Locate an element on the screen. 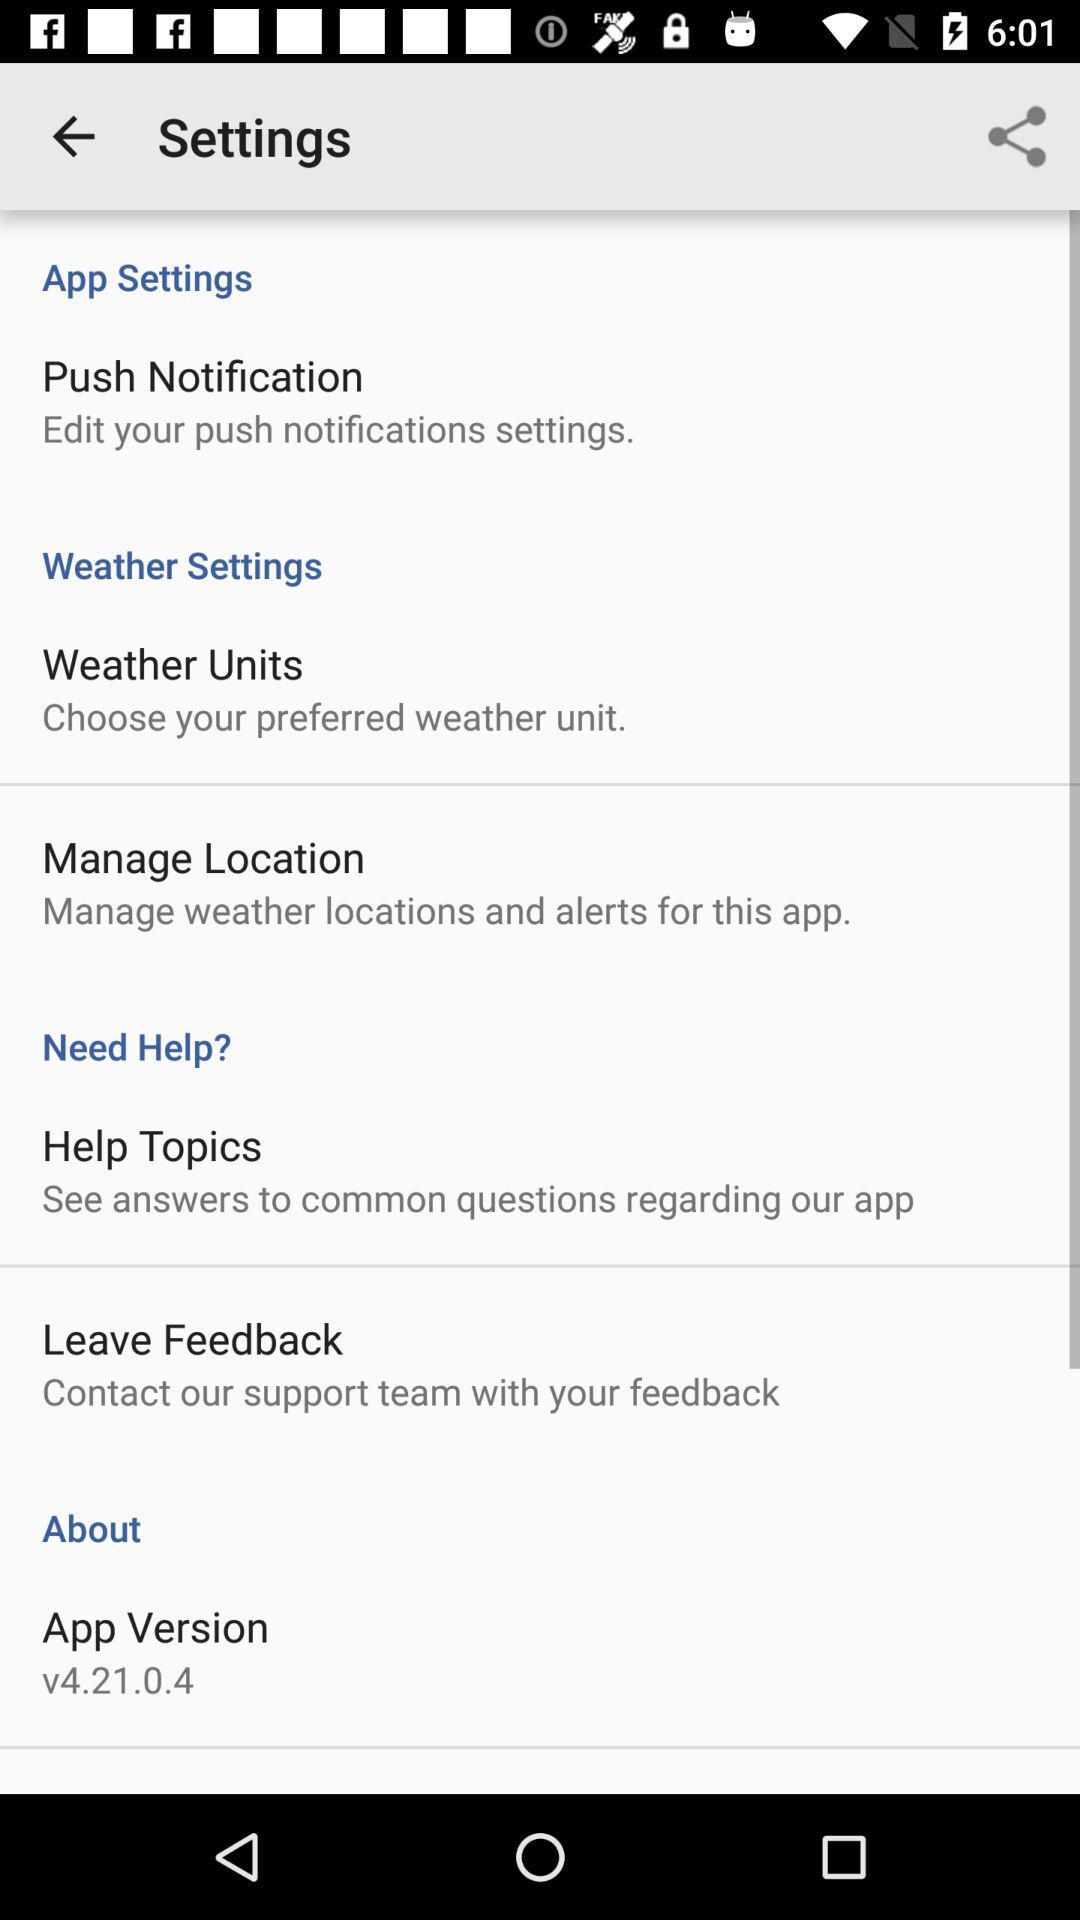 Image resolution: width=1080 pixels, height=1920 pixels. the icon above the app settings item is located at coordinates (72, 135).